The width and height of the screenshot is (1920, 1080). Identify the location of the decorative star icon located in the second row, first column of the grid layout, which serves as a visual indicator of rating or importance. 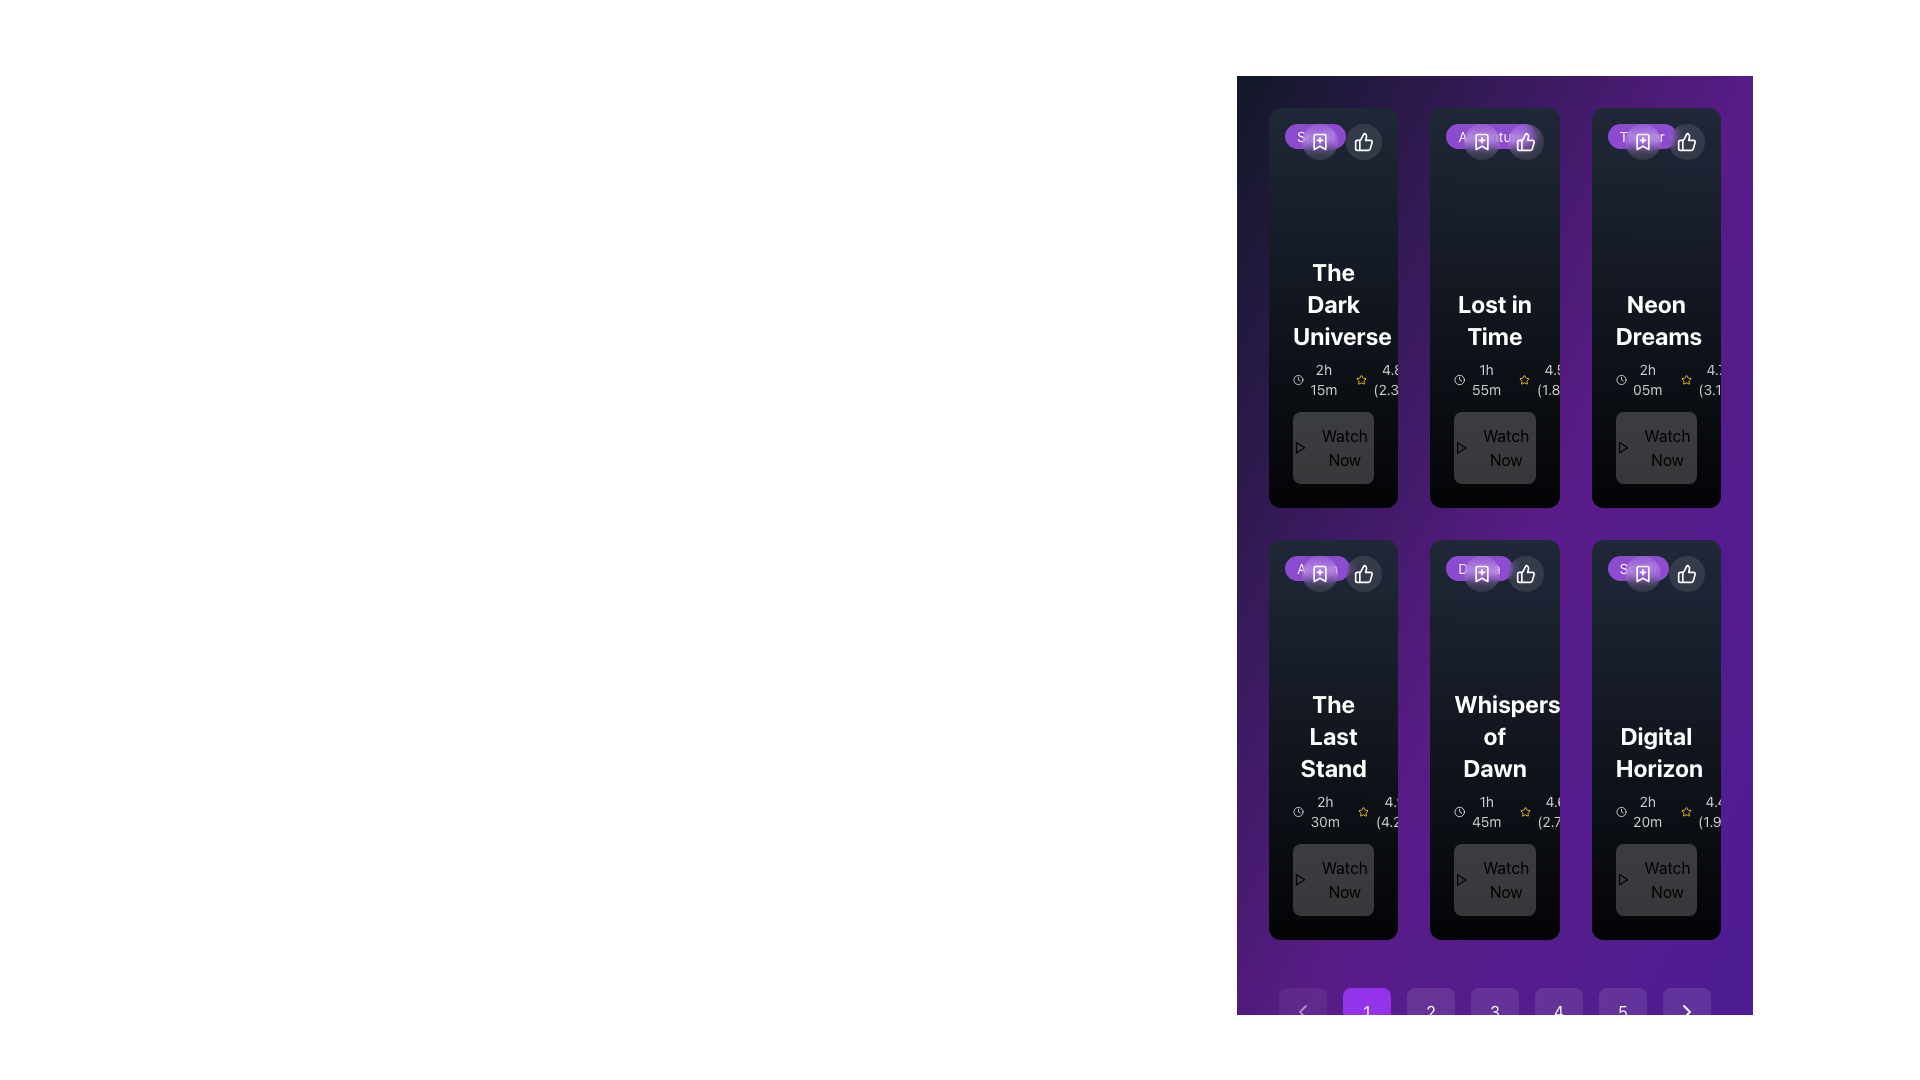
(1523, 379).